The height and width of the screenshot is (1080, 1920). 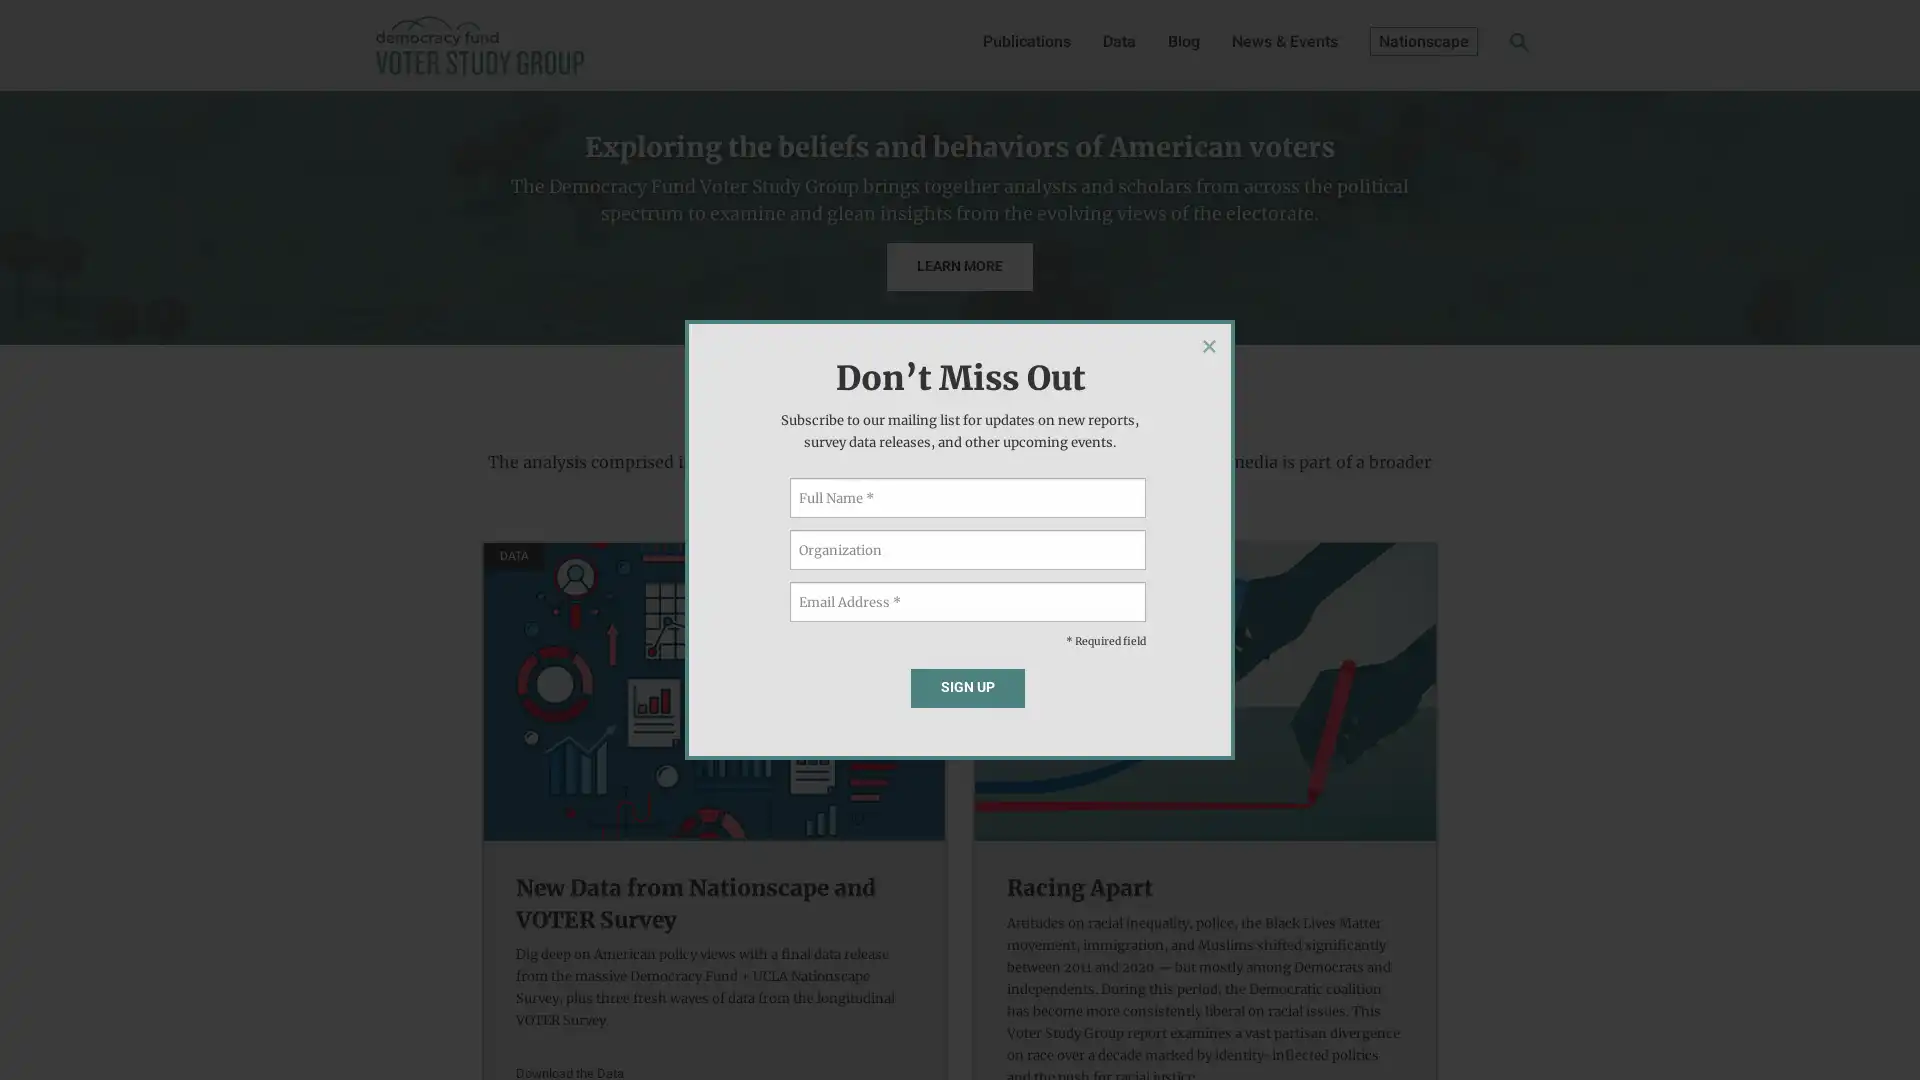 What do you see at coordinates (967, 686) in the screenshot?
I see `SIGN UP` at bounding box center [967, 686].